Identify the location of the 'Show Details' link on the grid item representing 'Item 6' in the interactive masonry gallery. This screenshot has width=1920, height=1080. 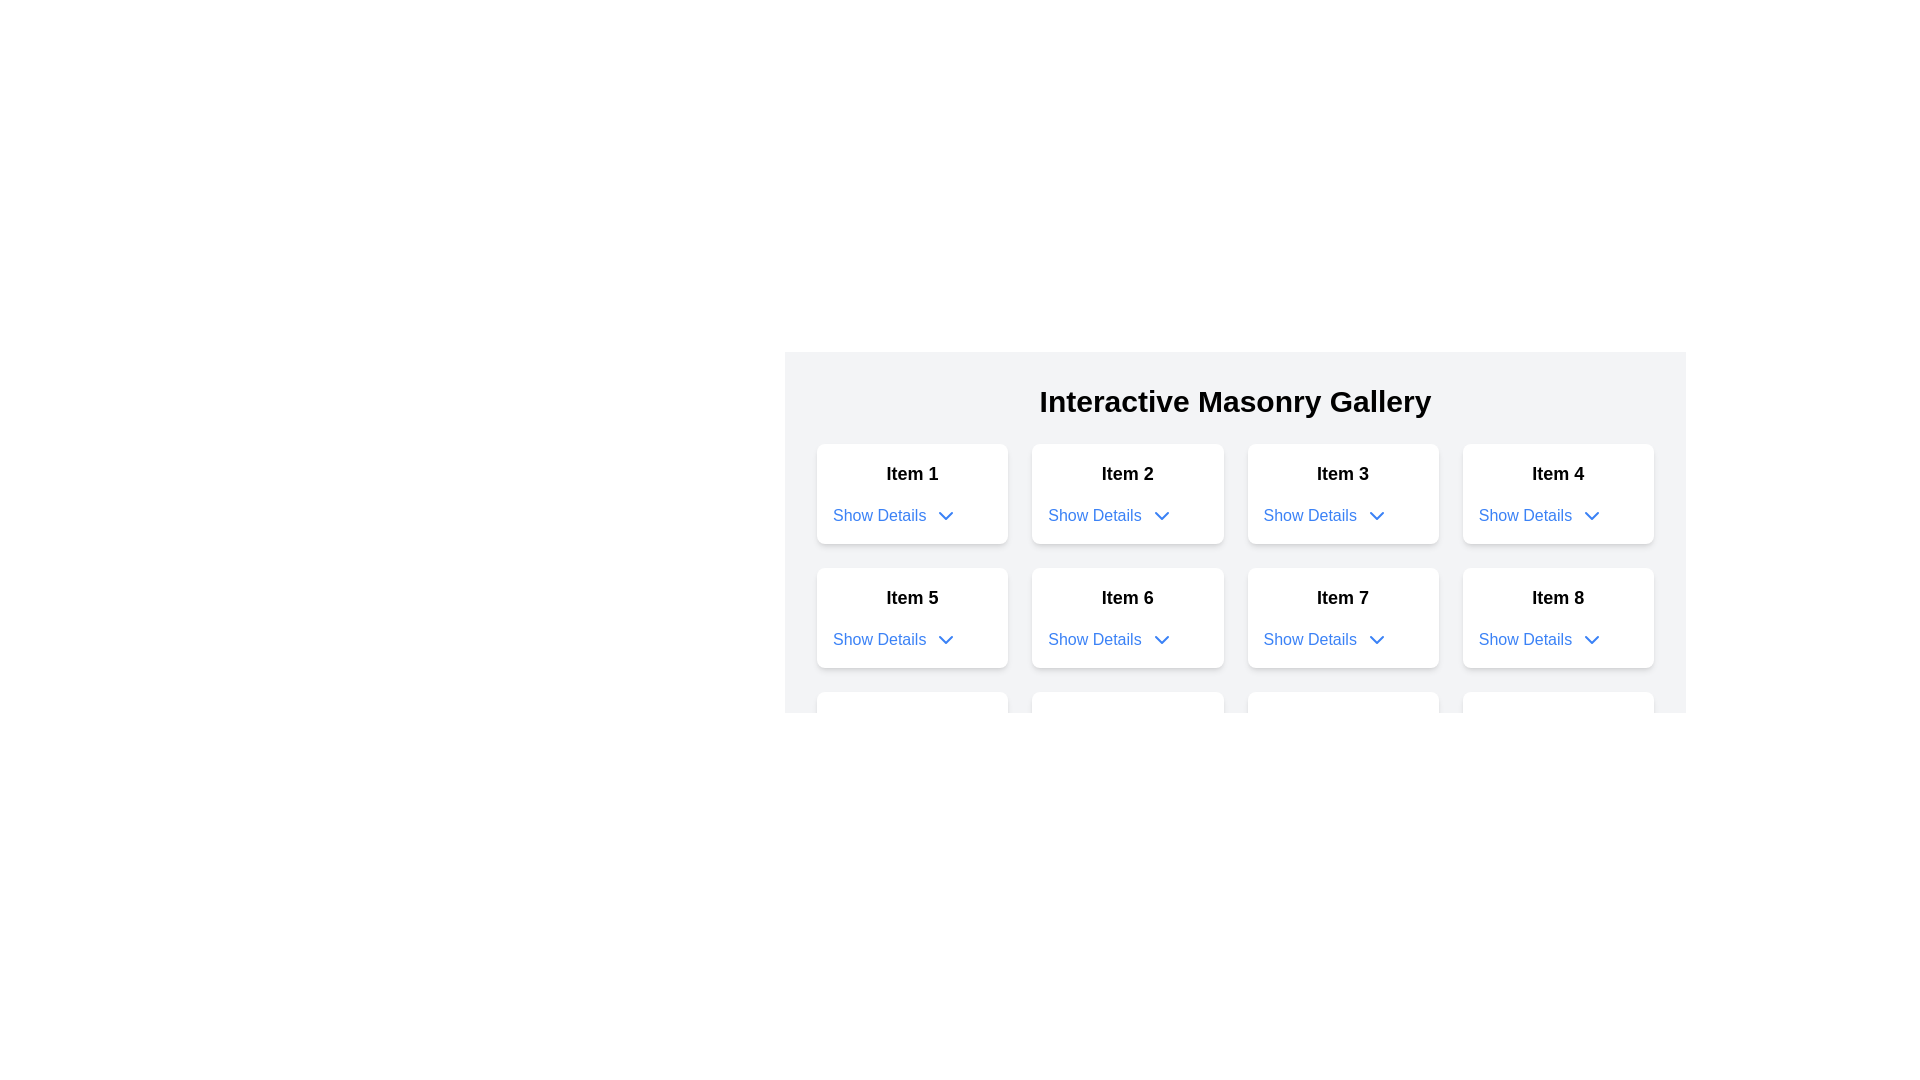
(1234, 616).